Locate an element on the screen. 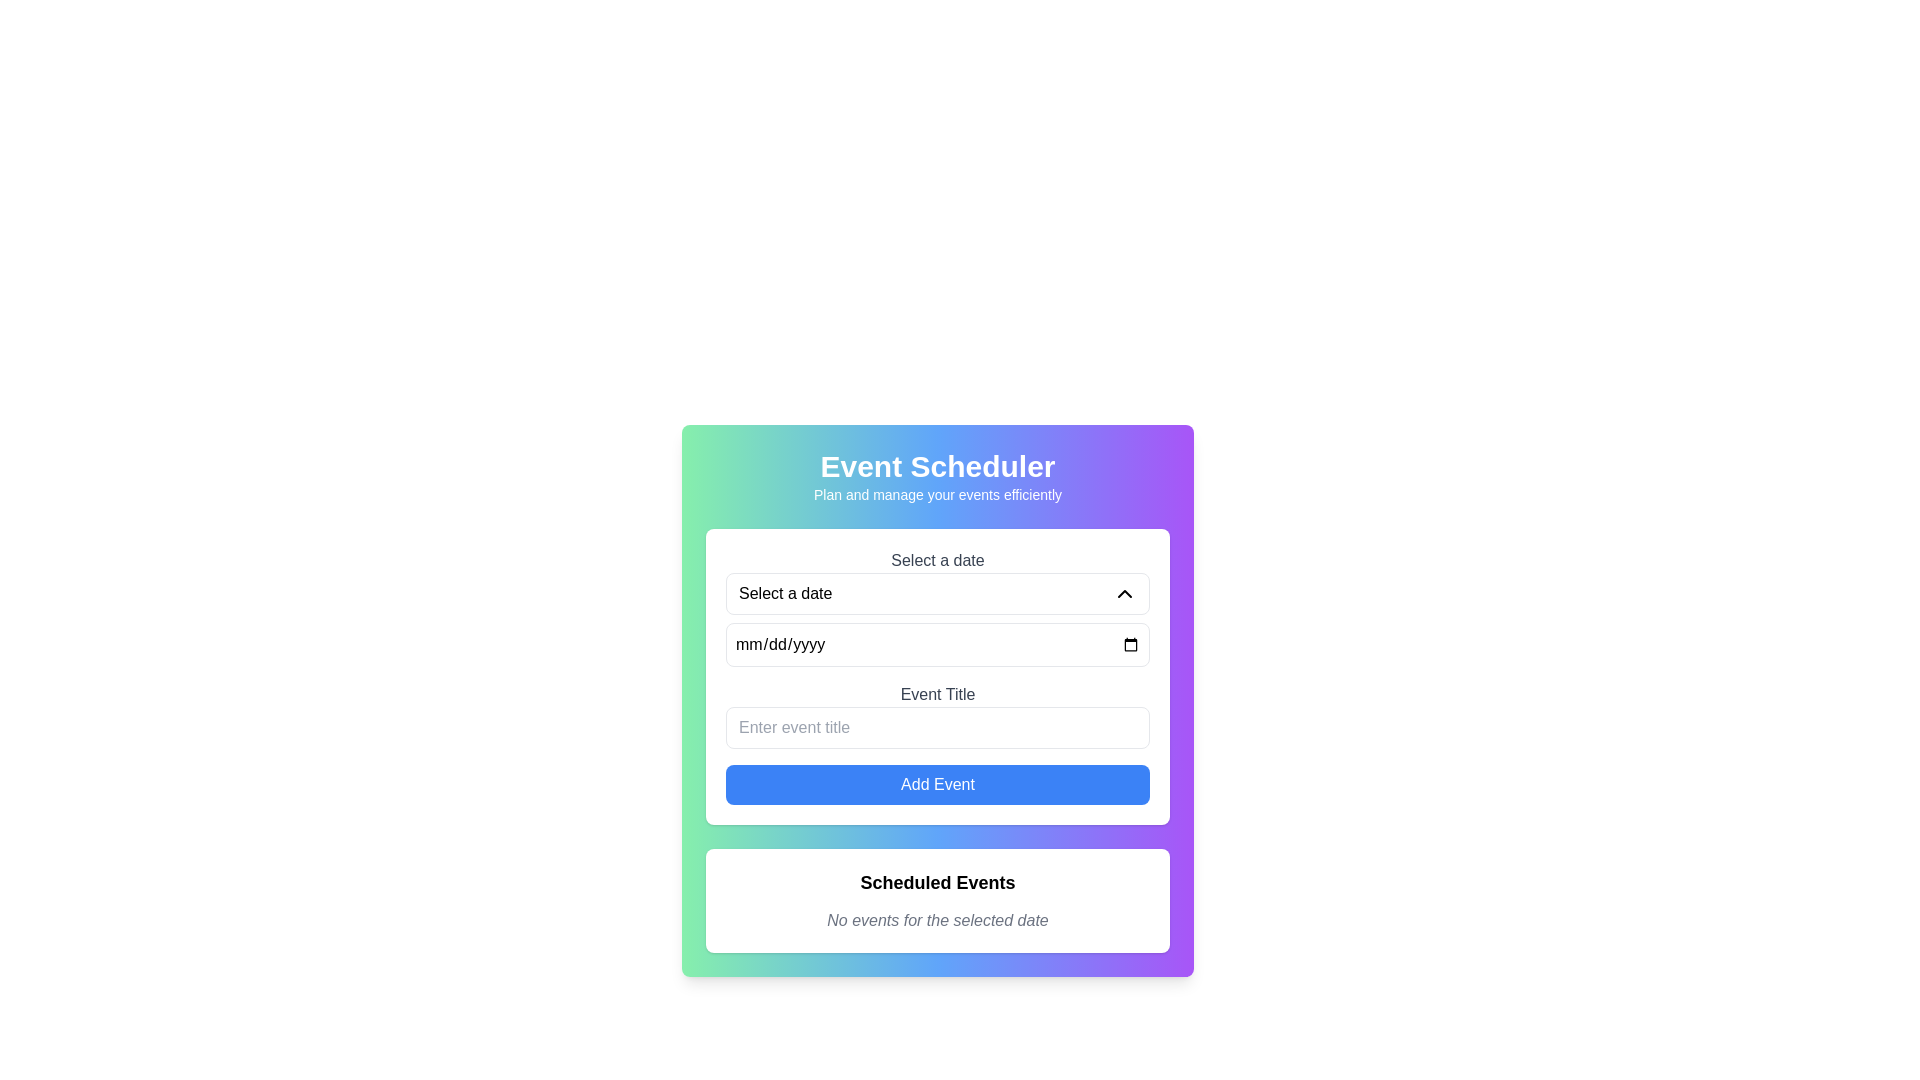 The width and height of the screenshot is (1920, 1080). the text label that contains 'Select a date', which is styled in gray and positioned above date selection elements is located at coordinates (936, 560).